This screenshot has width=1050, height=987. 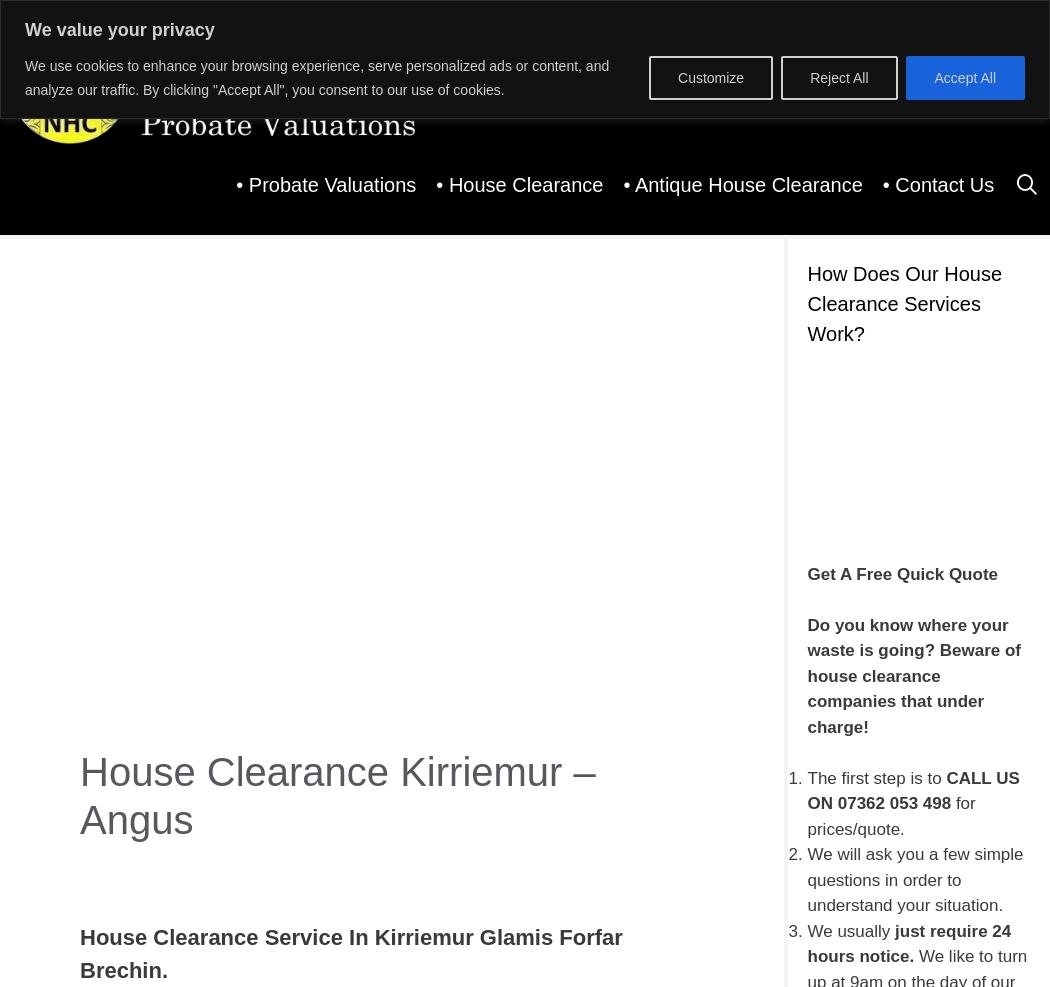 I want to click on 'just require 24 hours notice.', so click(x=806, y=943).